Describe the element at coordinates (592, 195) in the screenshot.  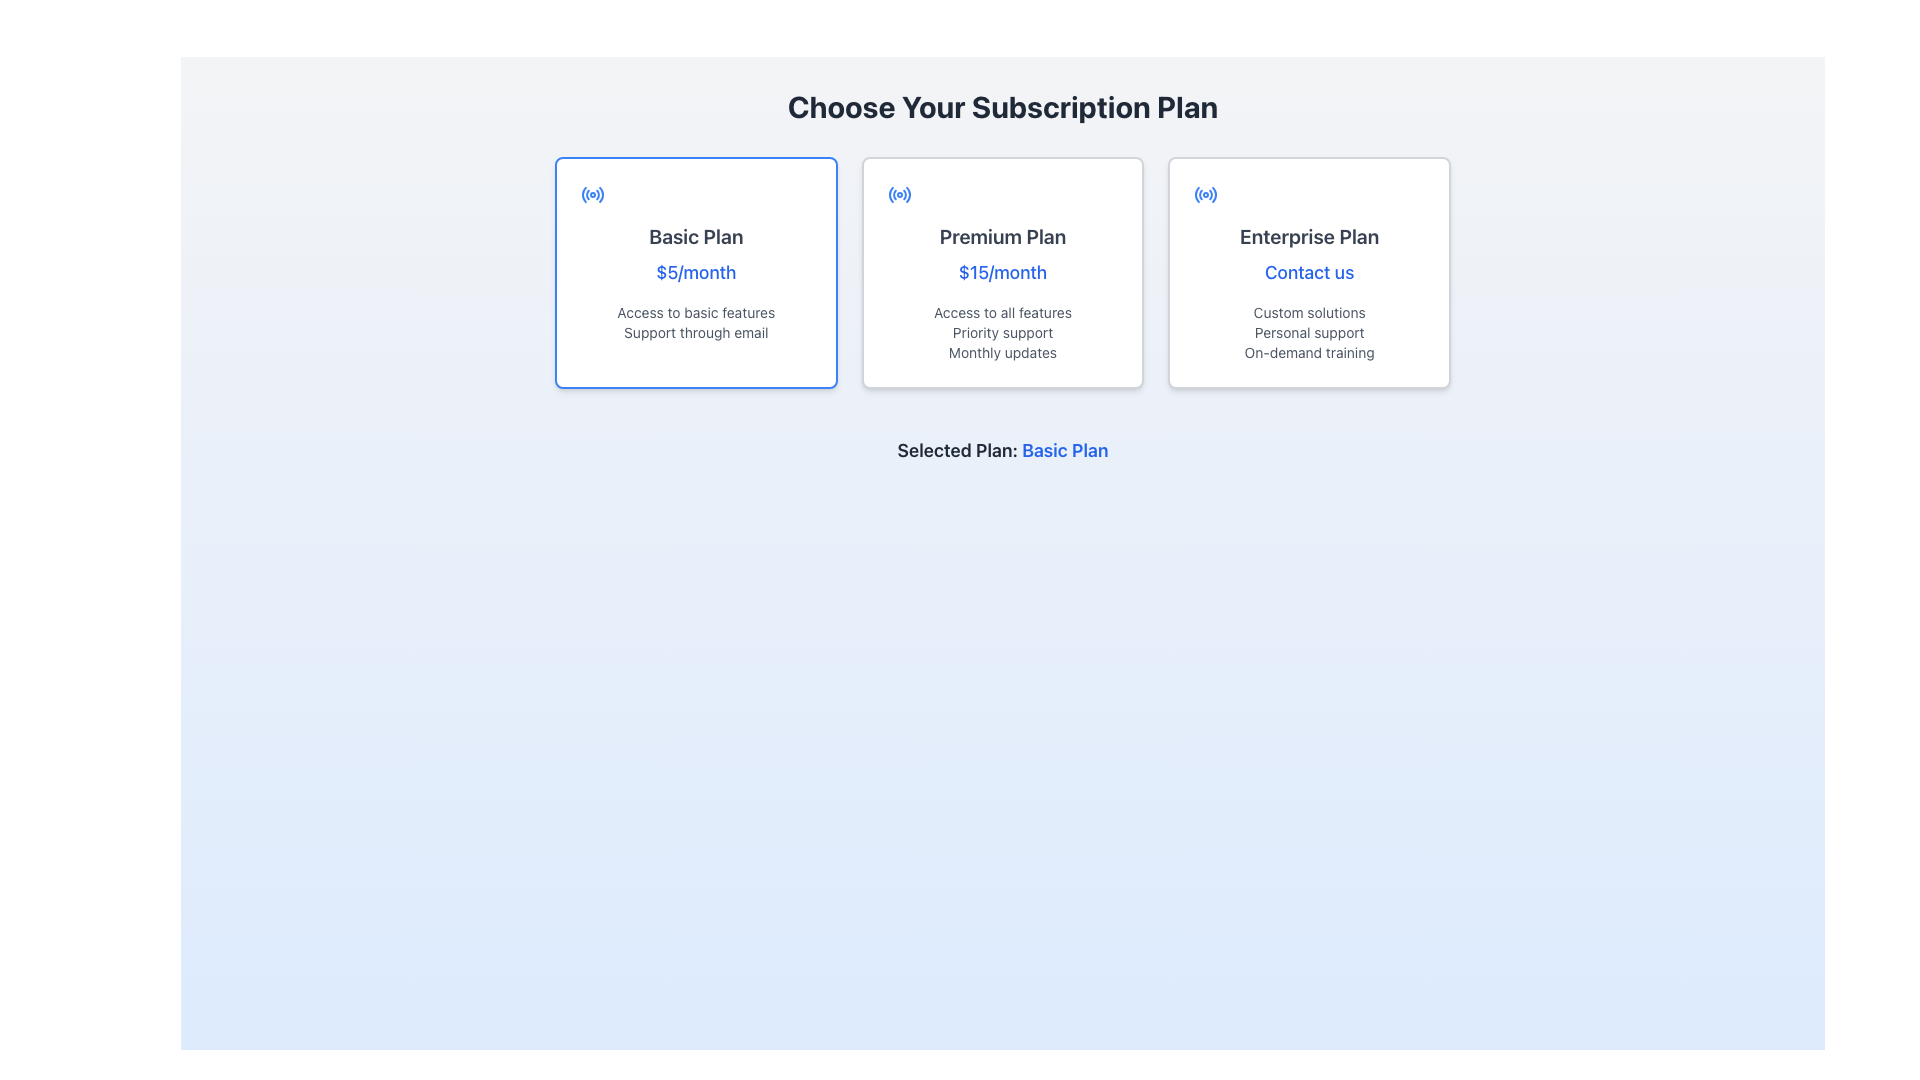
I see `the circular blue icon with radiating curves located above the 'Basic Plan' text` at that location.